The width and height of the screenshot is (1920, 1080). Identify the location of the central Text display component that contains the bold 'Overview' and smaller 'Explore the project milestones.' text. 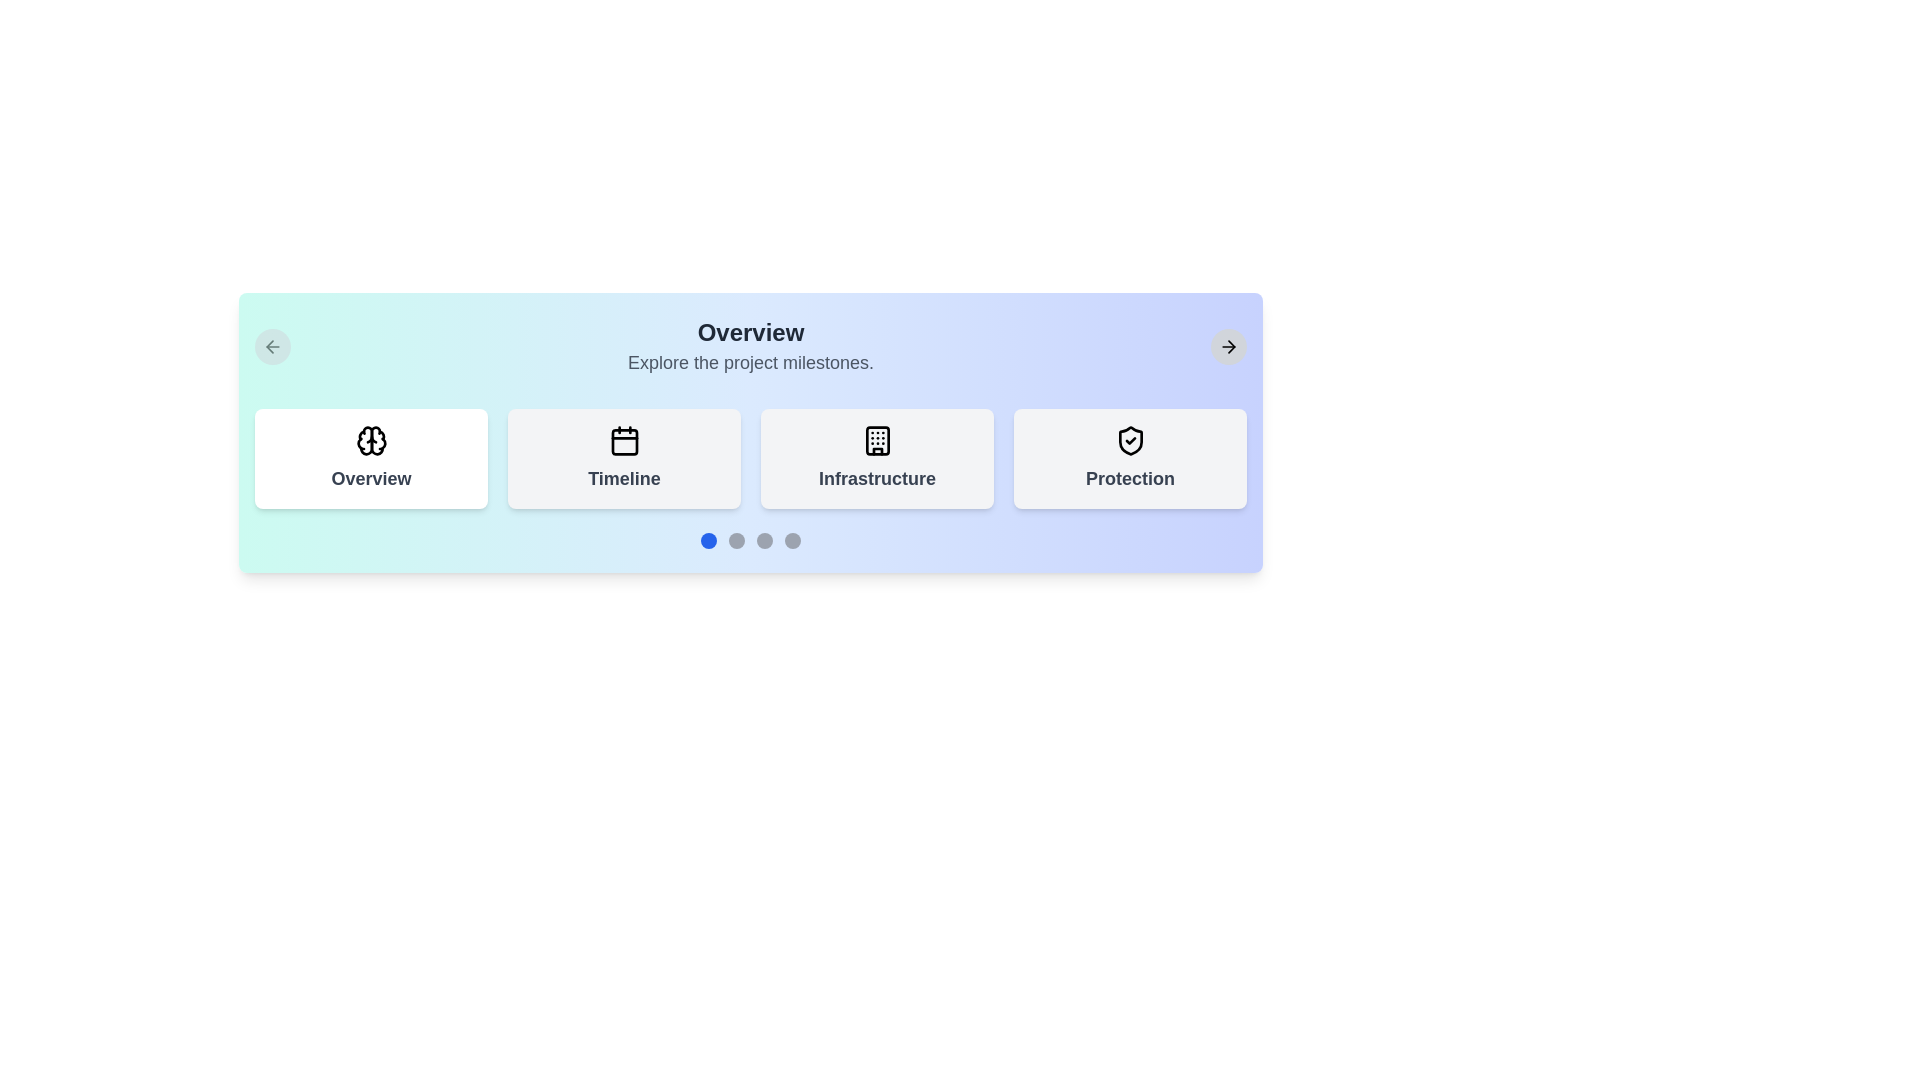
(749, 346).